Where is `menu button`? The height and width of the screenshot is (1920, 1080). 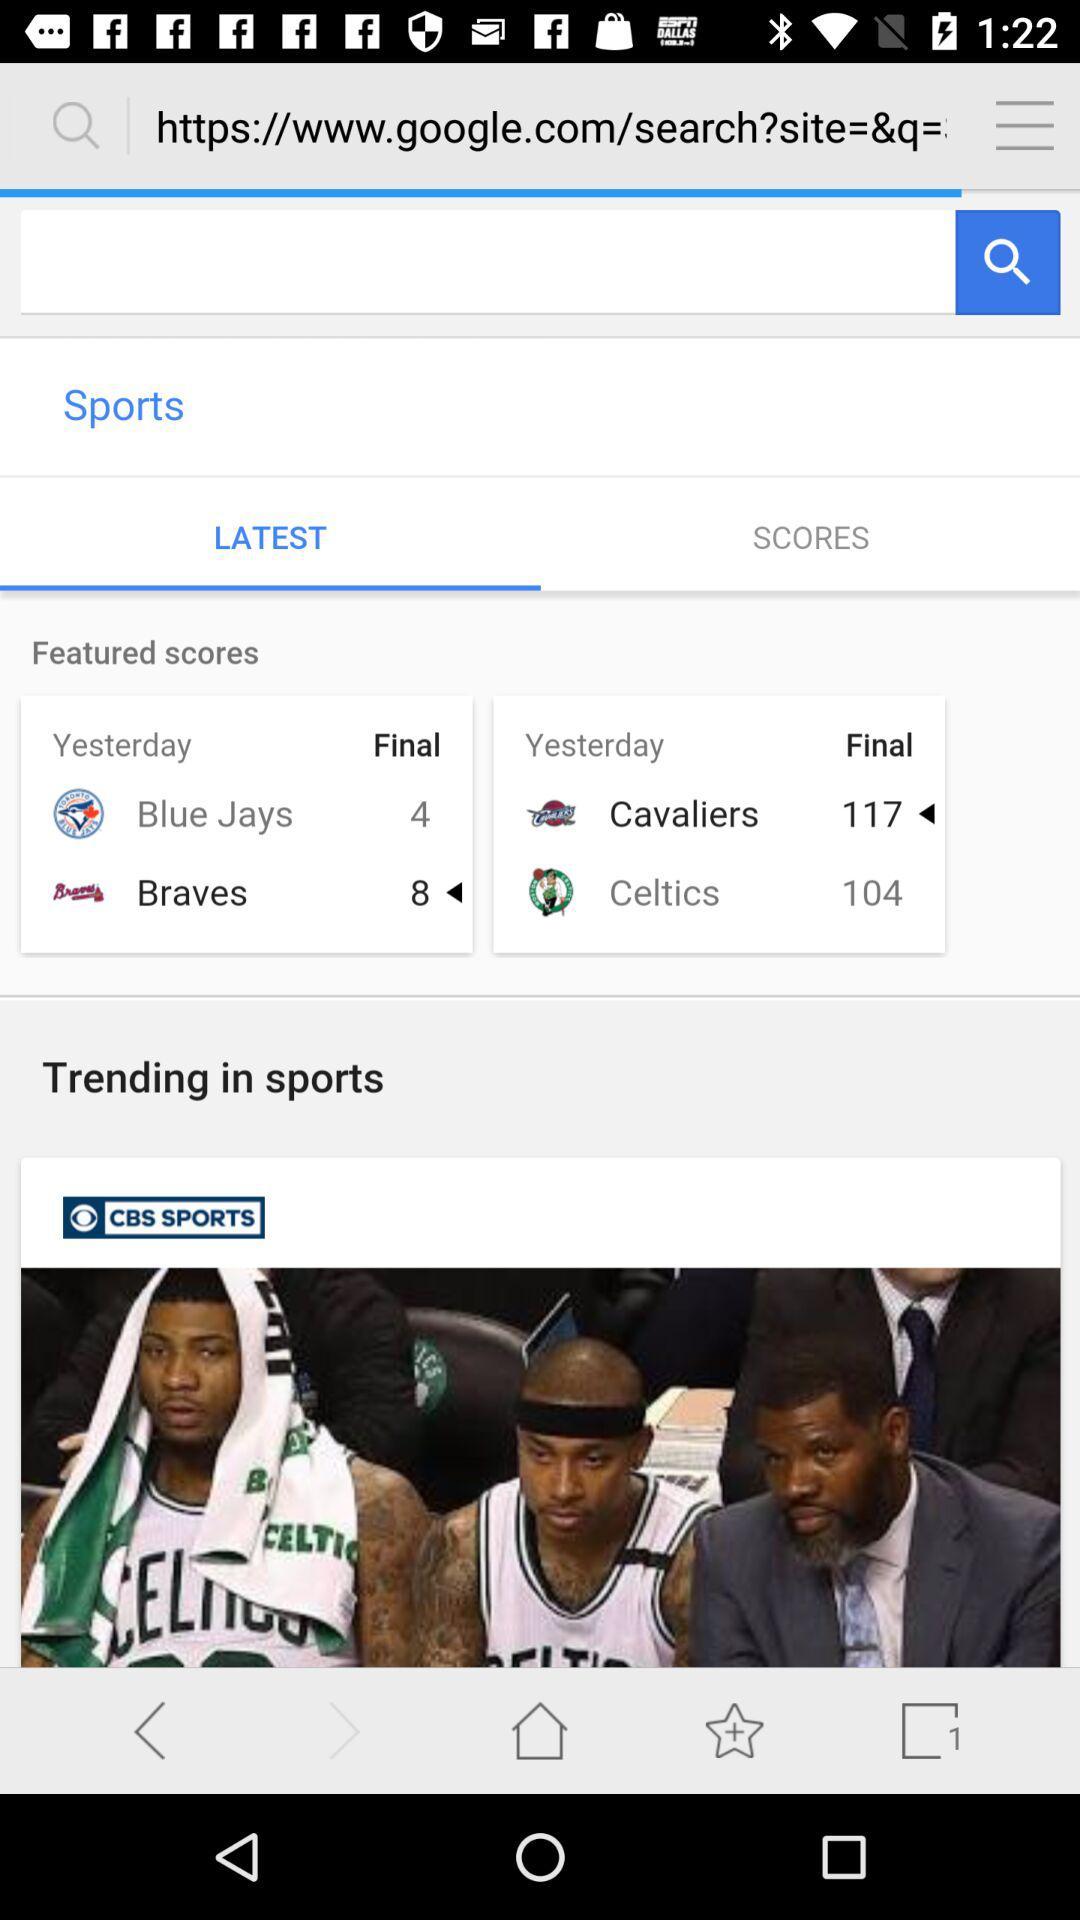
menu button is located at coordinates (1024, 124).